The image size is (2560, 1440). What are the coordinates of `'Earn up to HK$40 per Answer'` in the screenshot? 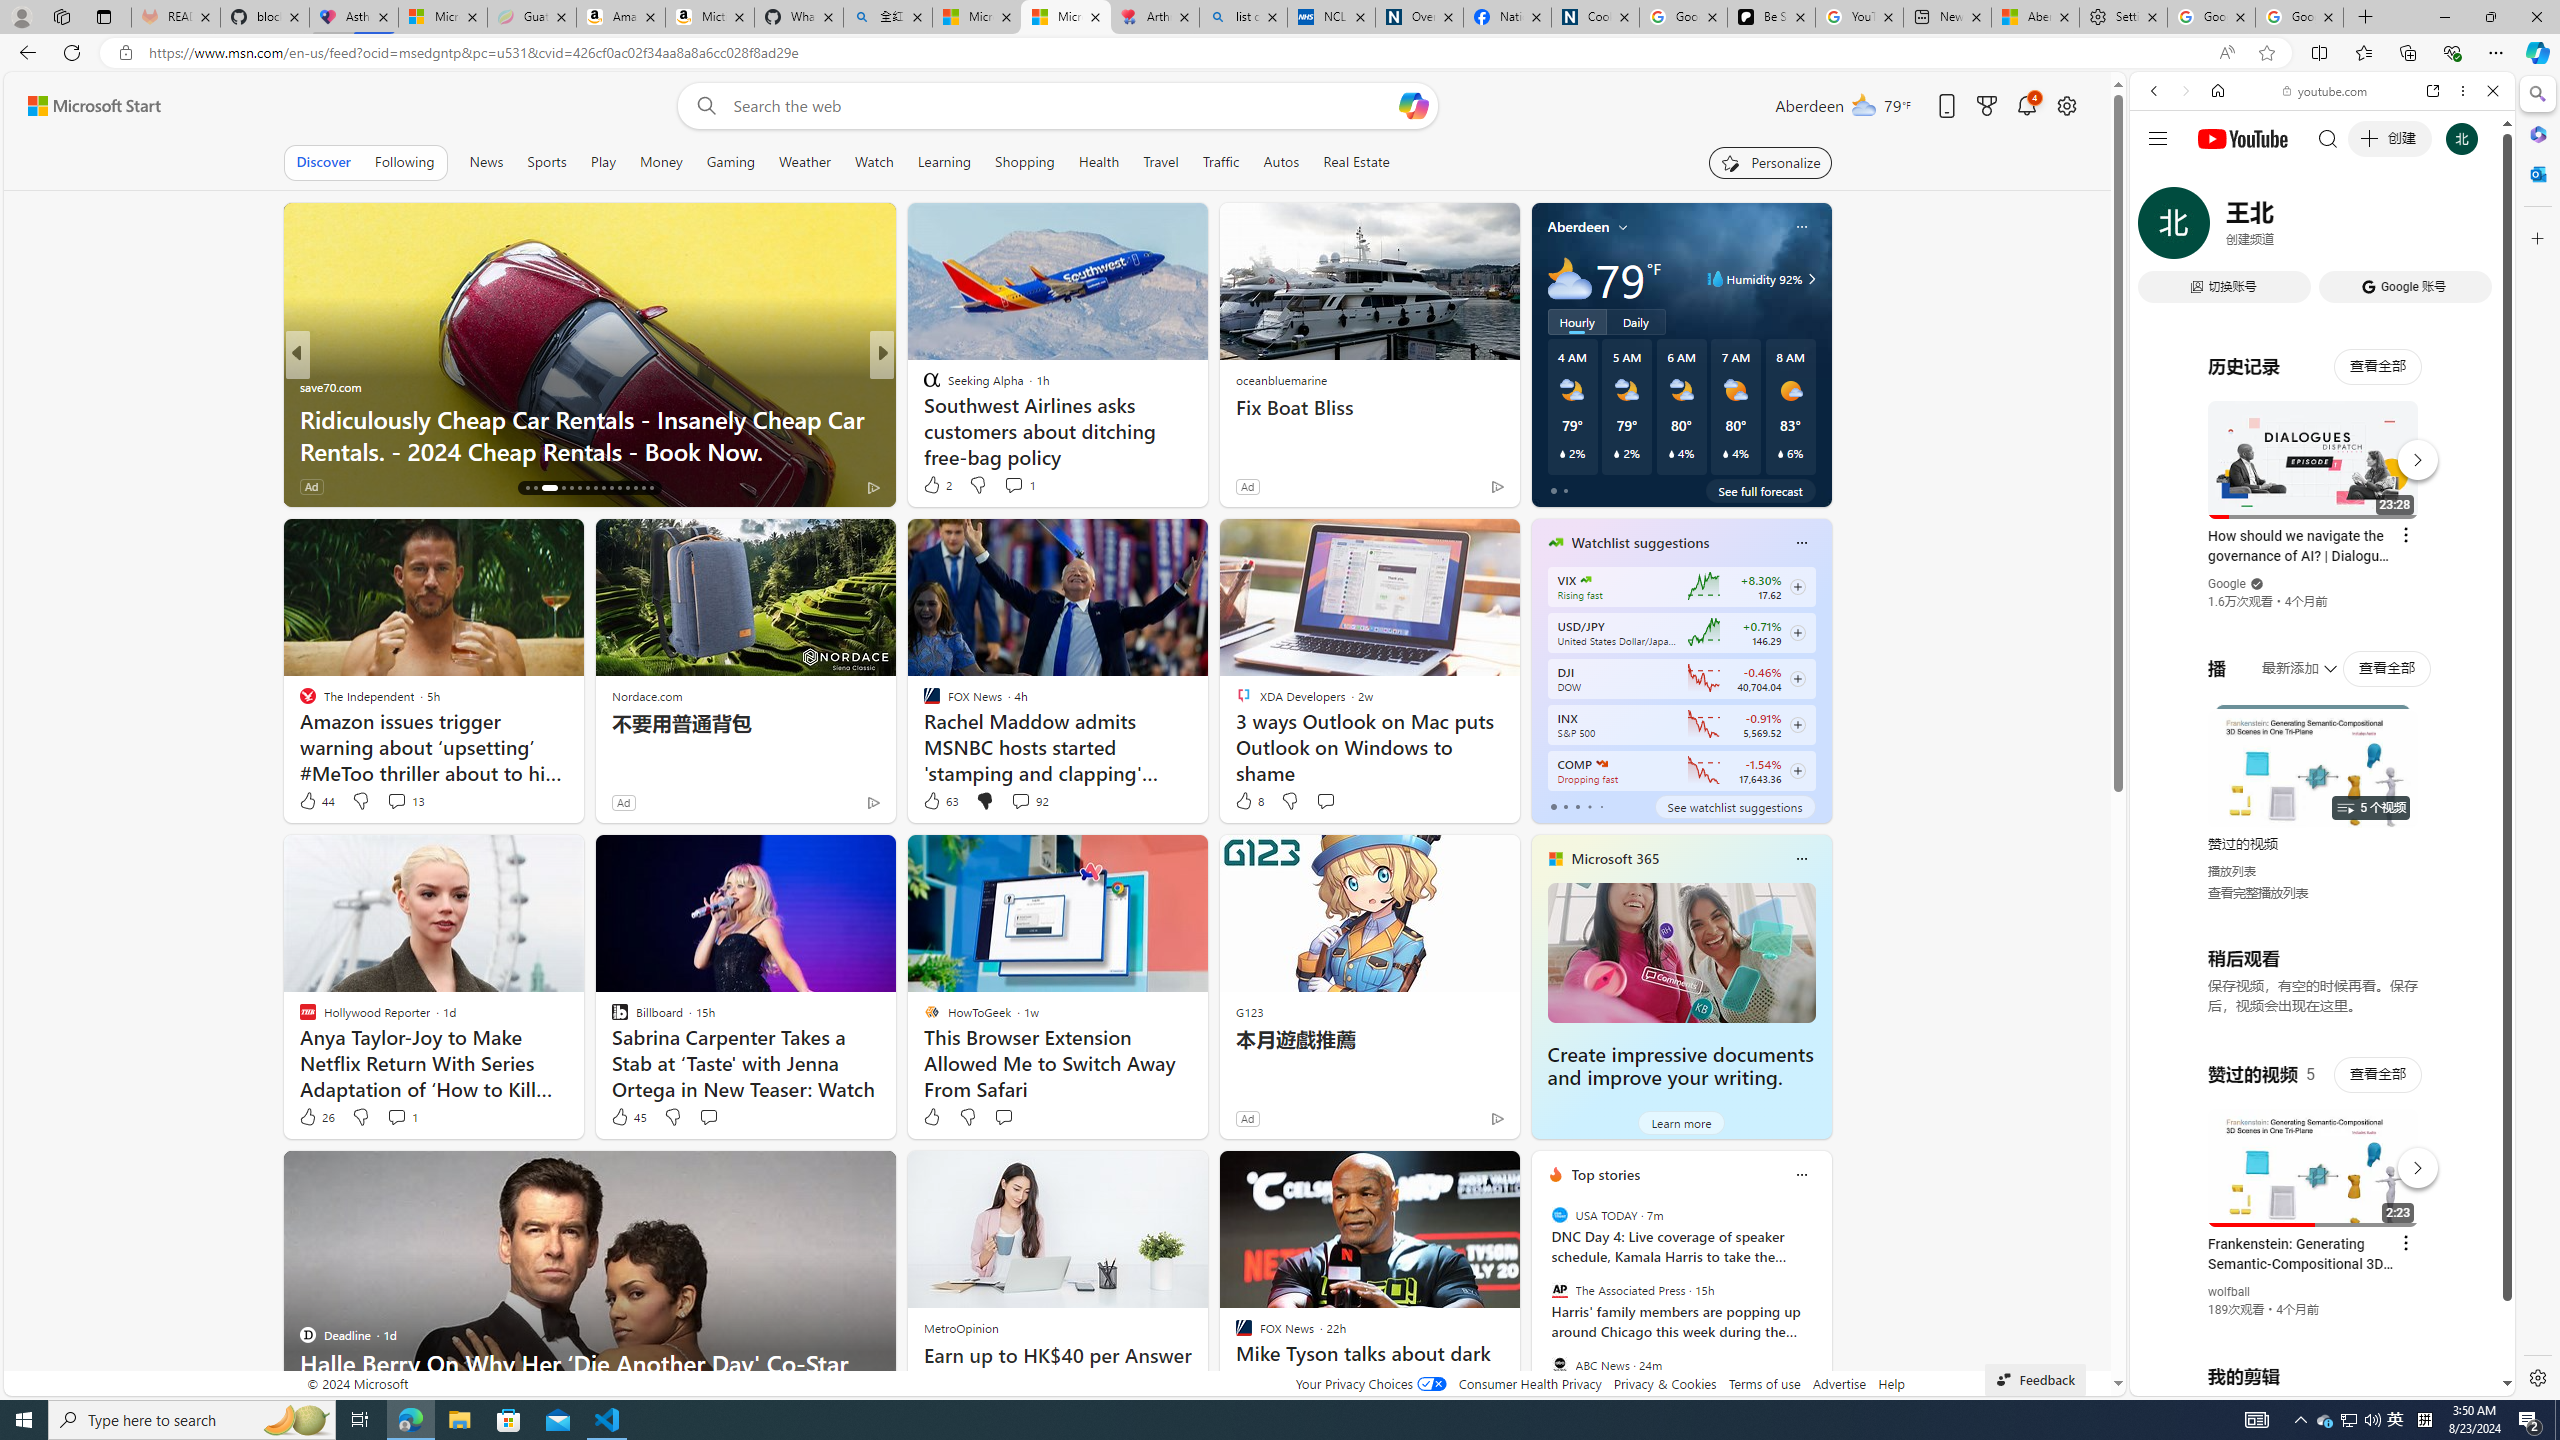 It's located at (1057, 1355).